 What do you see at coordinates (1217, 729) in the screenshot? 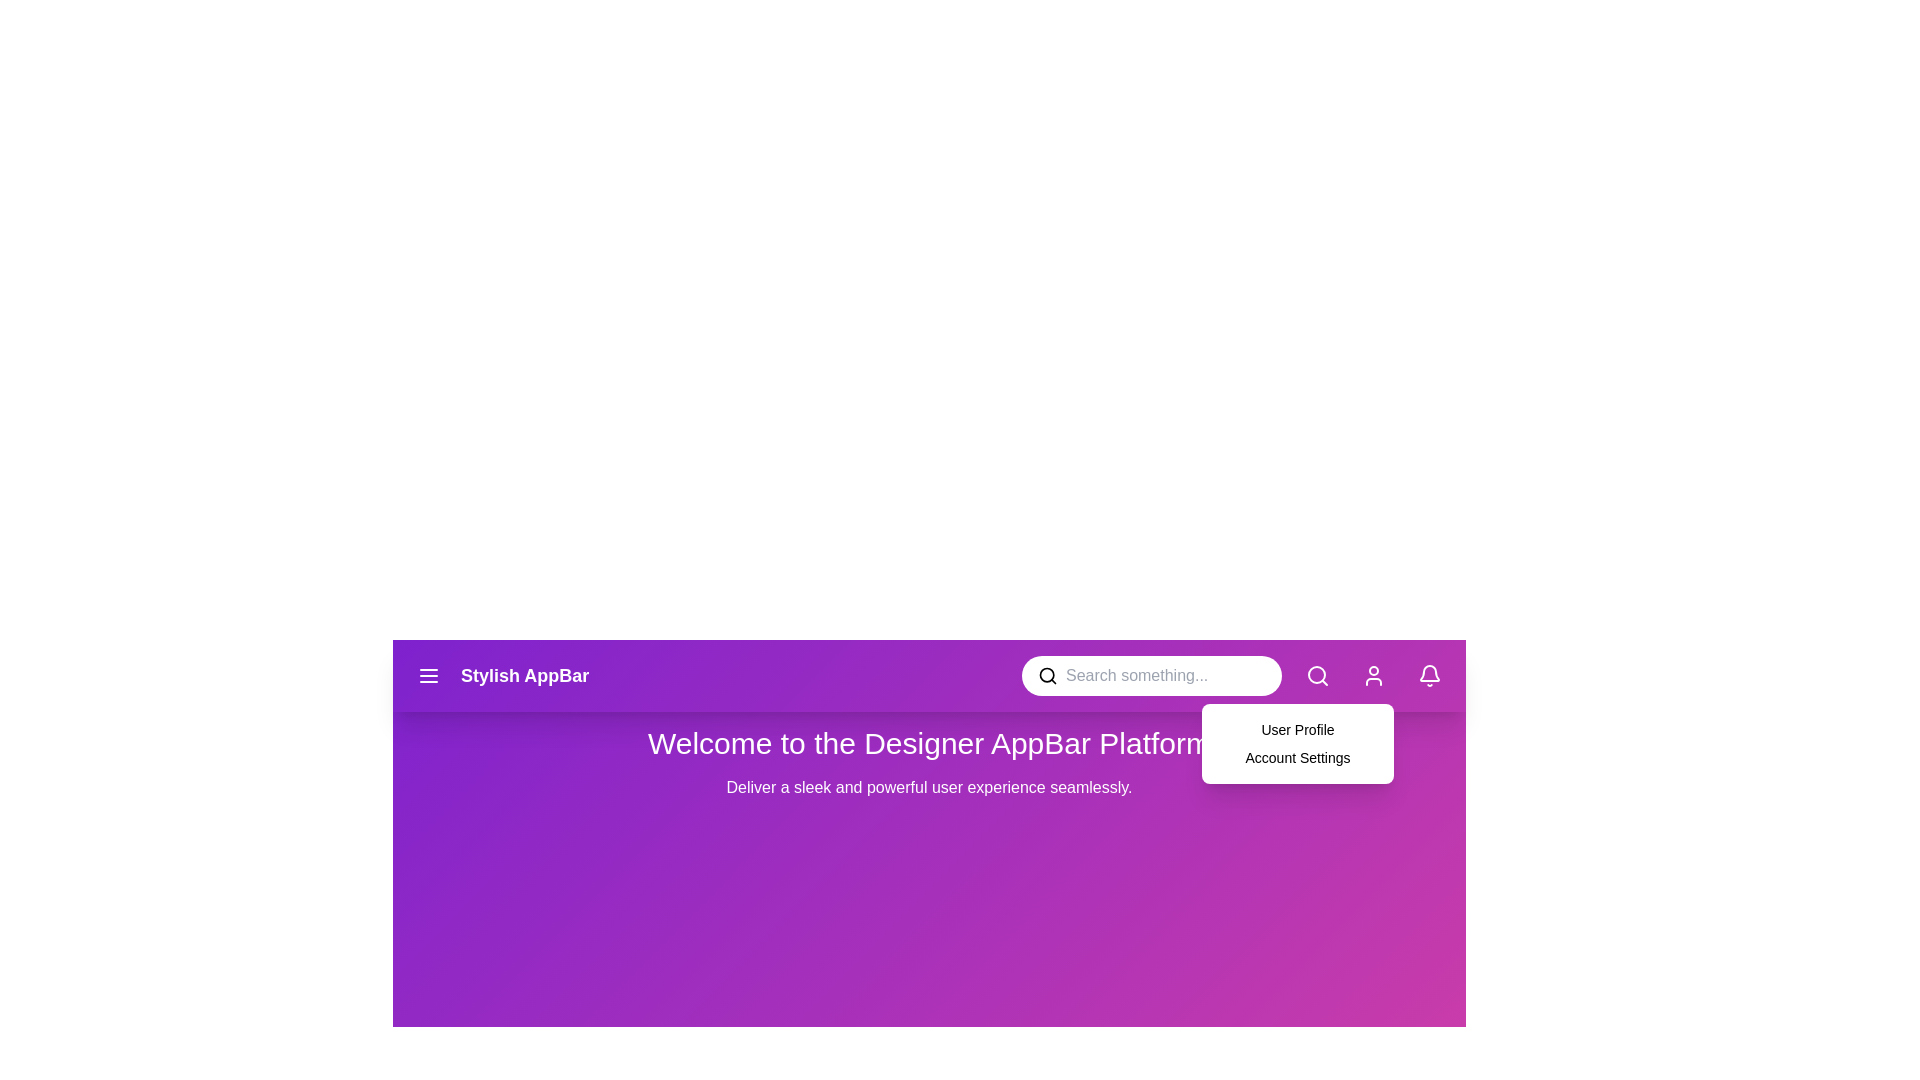
I see `the option User Profile from the dropdown menu` at bounding box center [1217, 729].